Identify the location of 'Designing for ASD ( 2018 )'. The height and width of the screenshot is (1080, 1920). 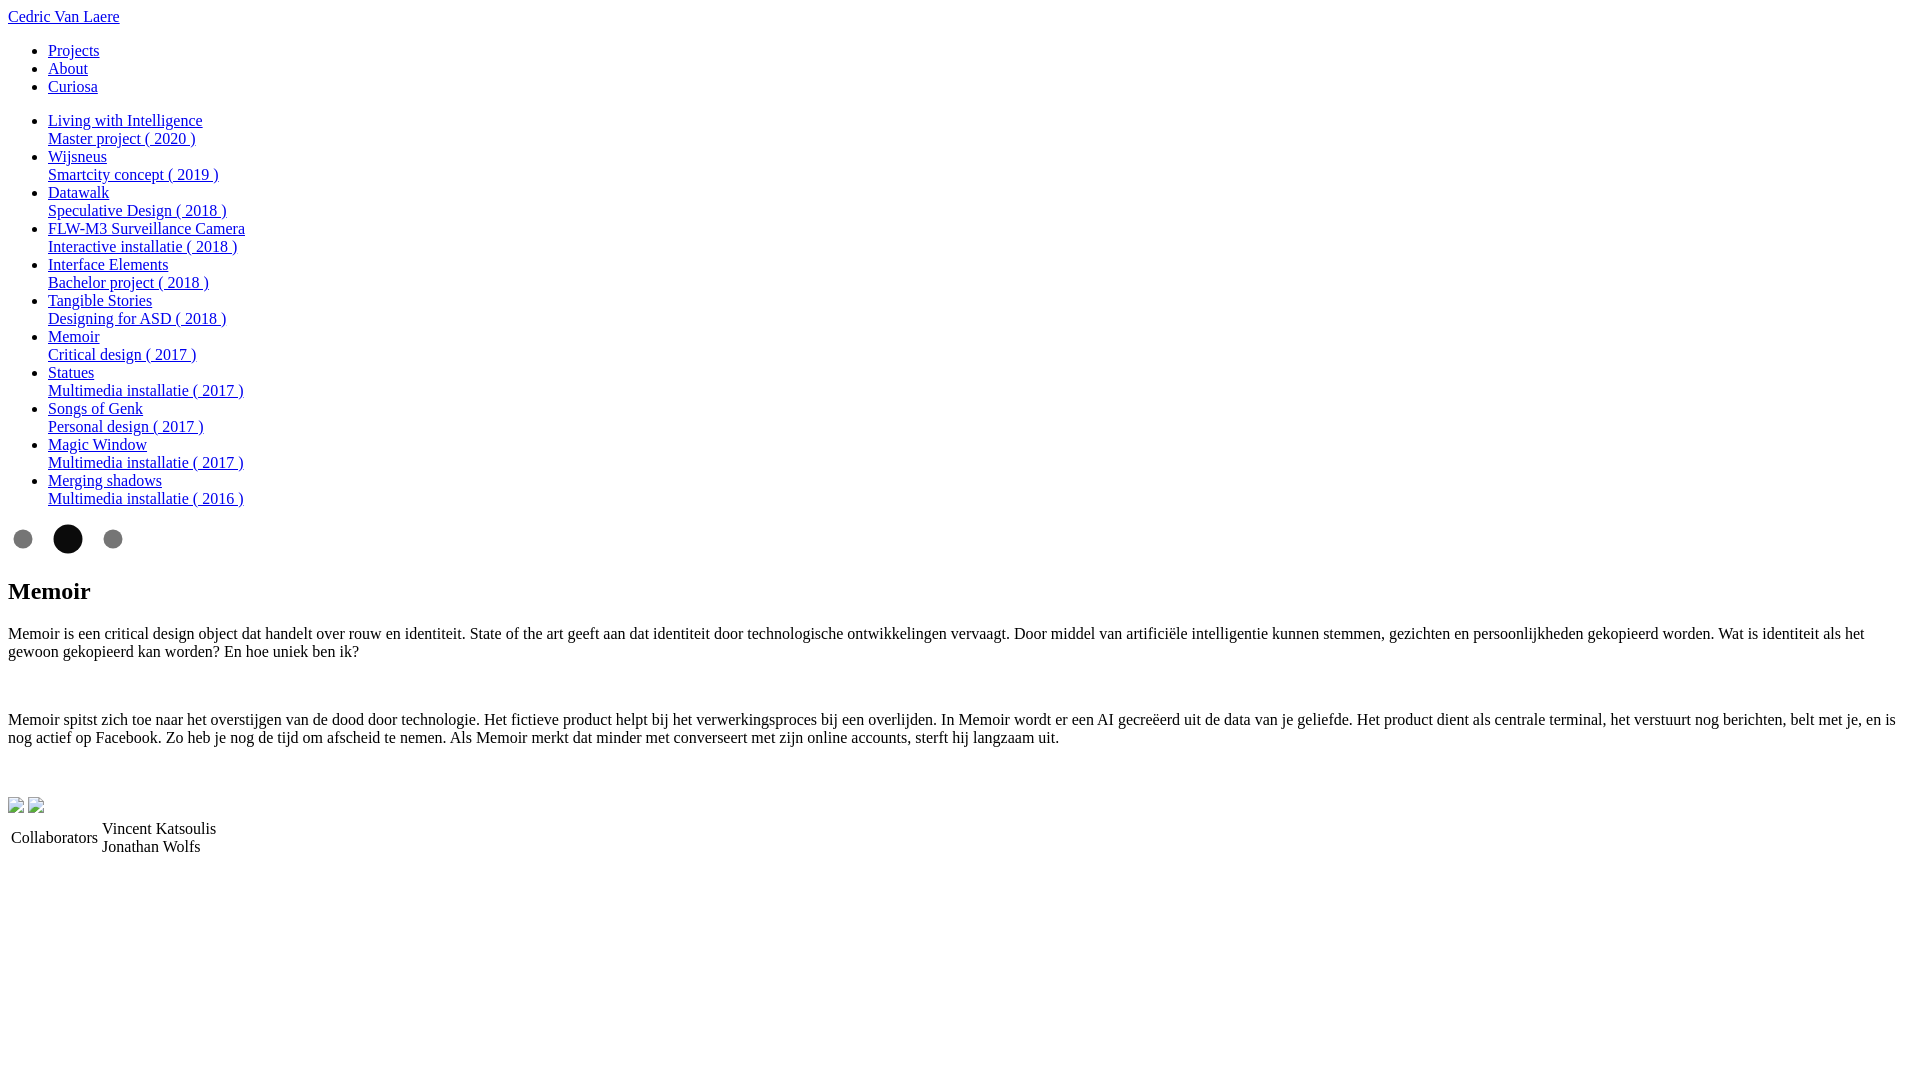
(136, 317).